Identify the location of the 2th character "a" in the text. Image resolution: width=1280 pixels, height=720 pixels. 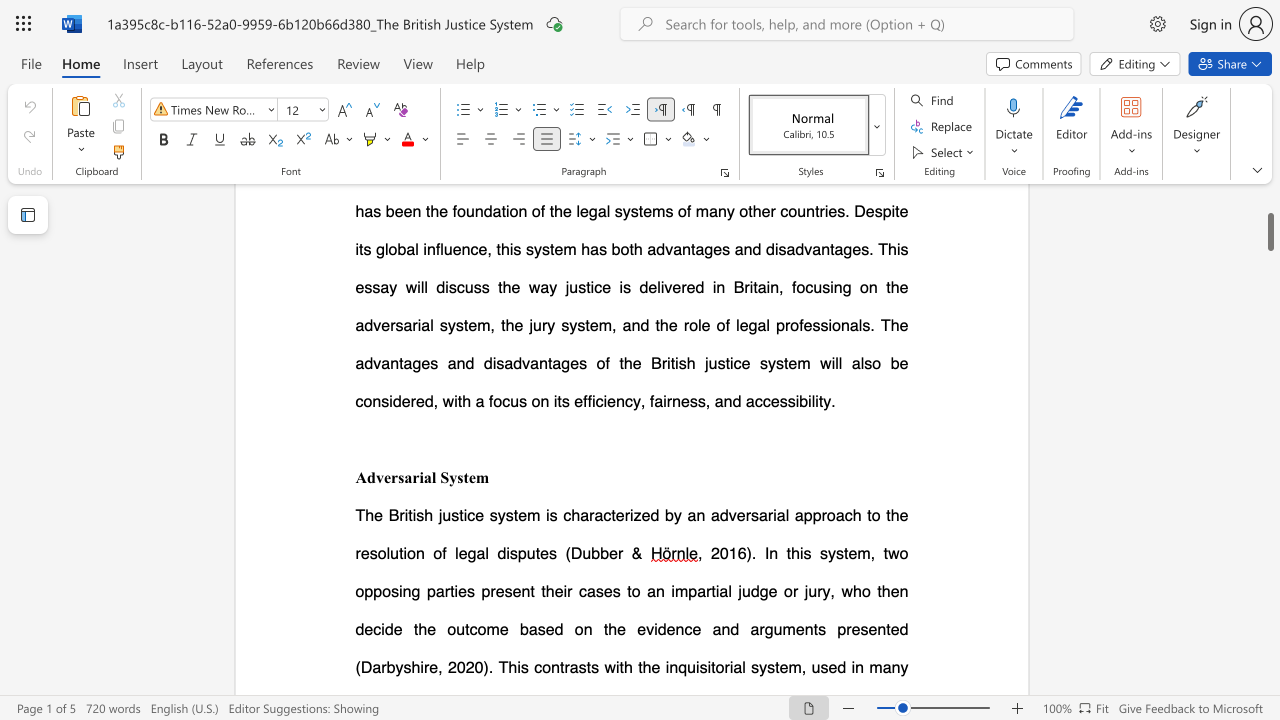
(426, 477).